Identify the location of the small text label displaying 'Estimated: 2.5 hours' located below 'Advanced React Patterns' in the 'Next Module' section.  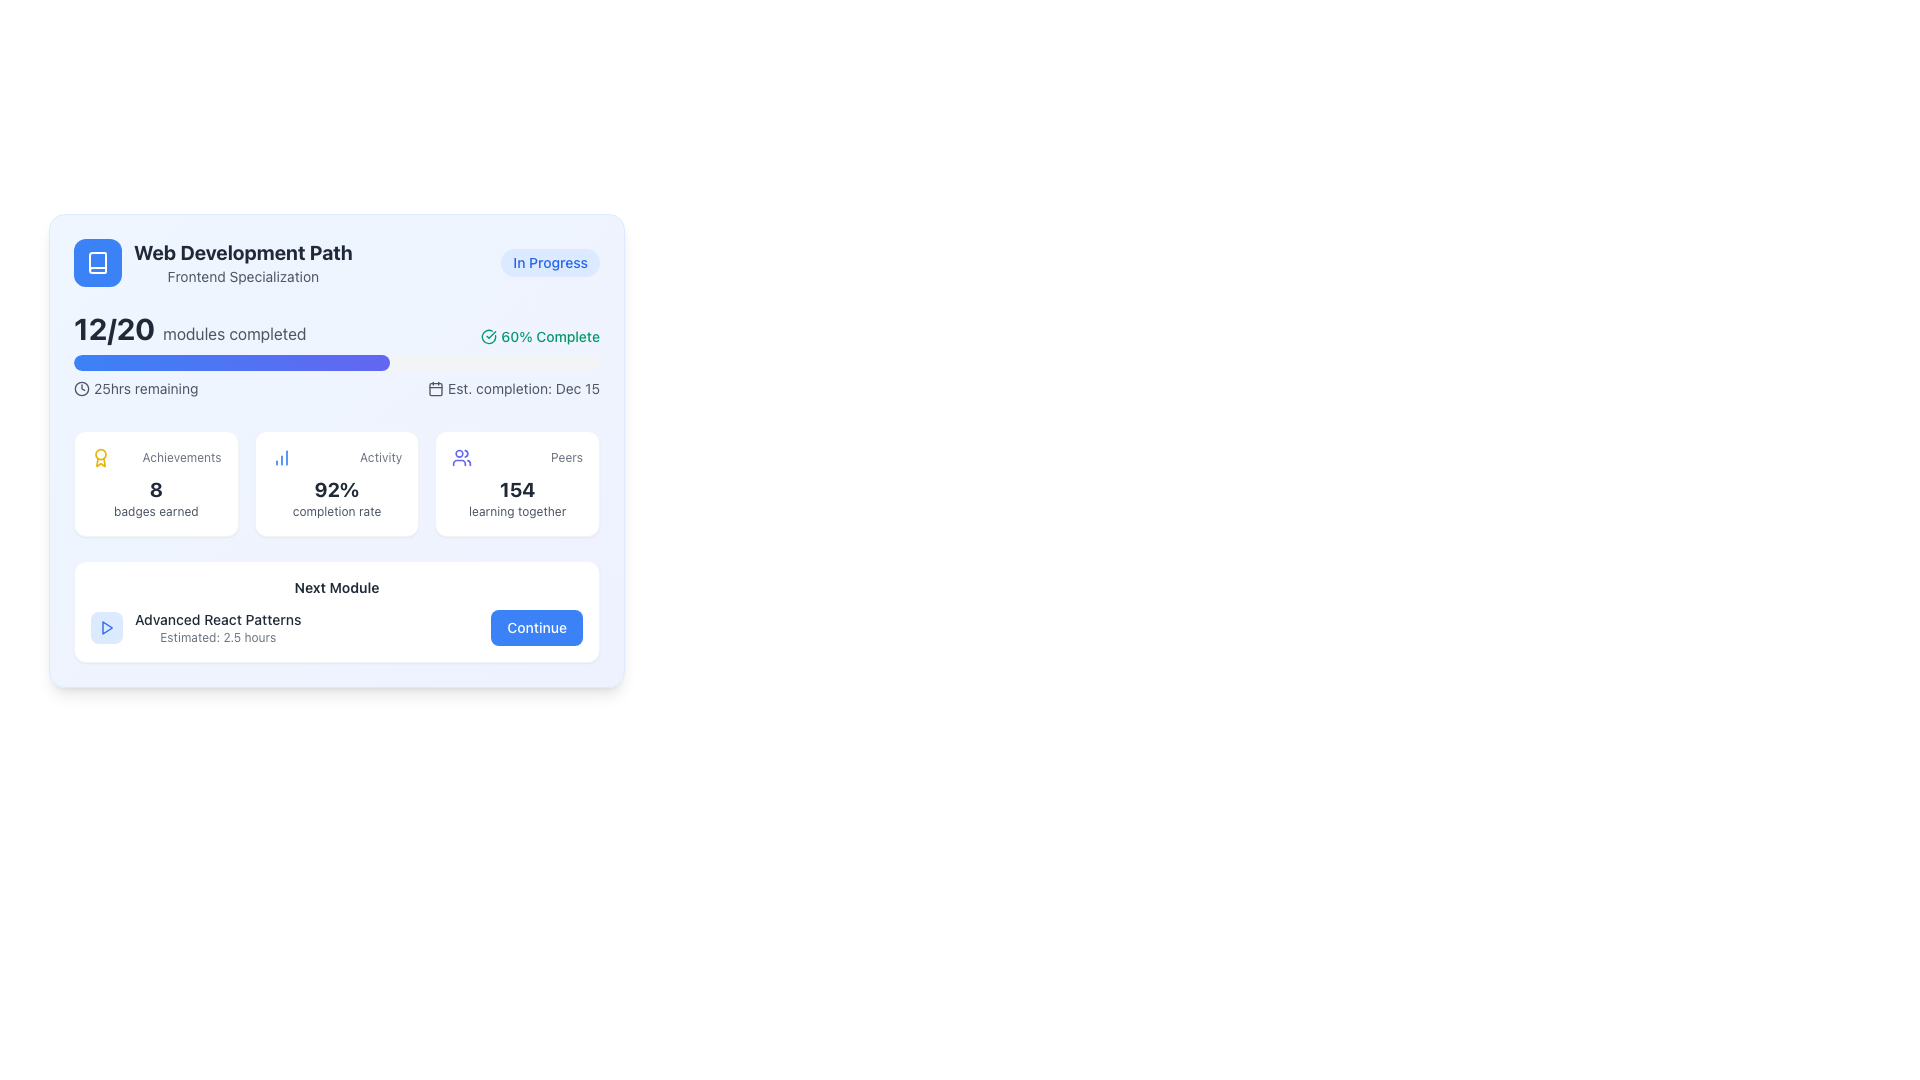
(218, 637).